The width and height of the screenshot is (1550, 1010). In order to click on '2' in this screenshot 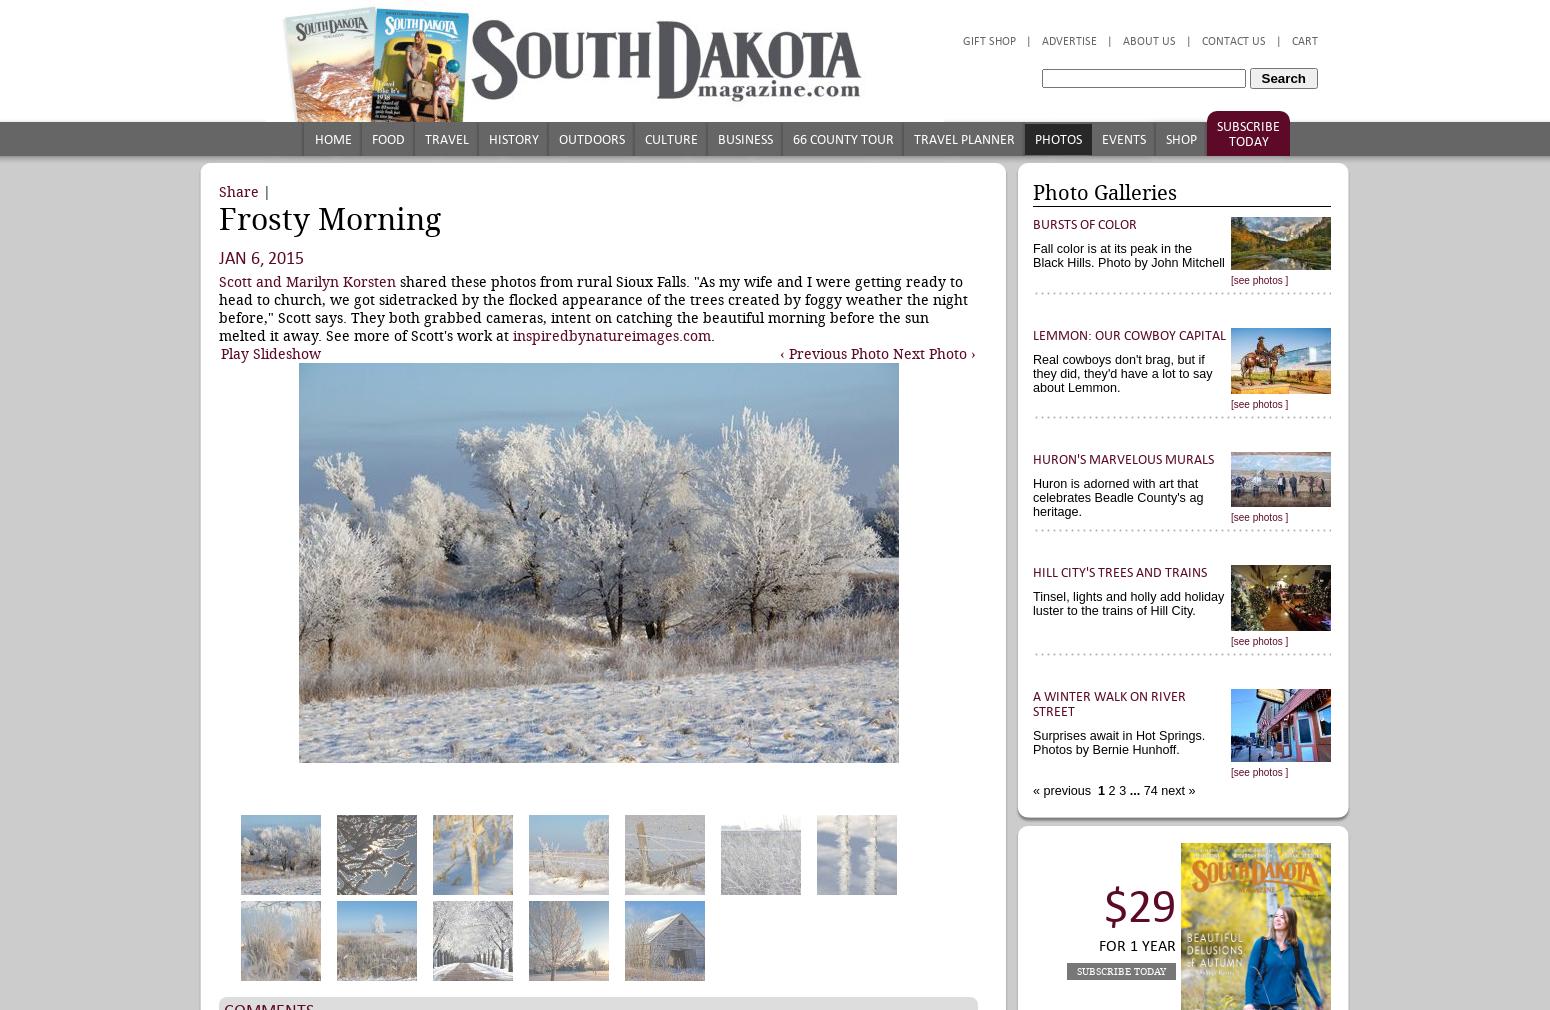, I will do `click(1108, 791)`.